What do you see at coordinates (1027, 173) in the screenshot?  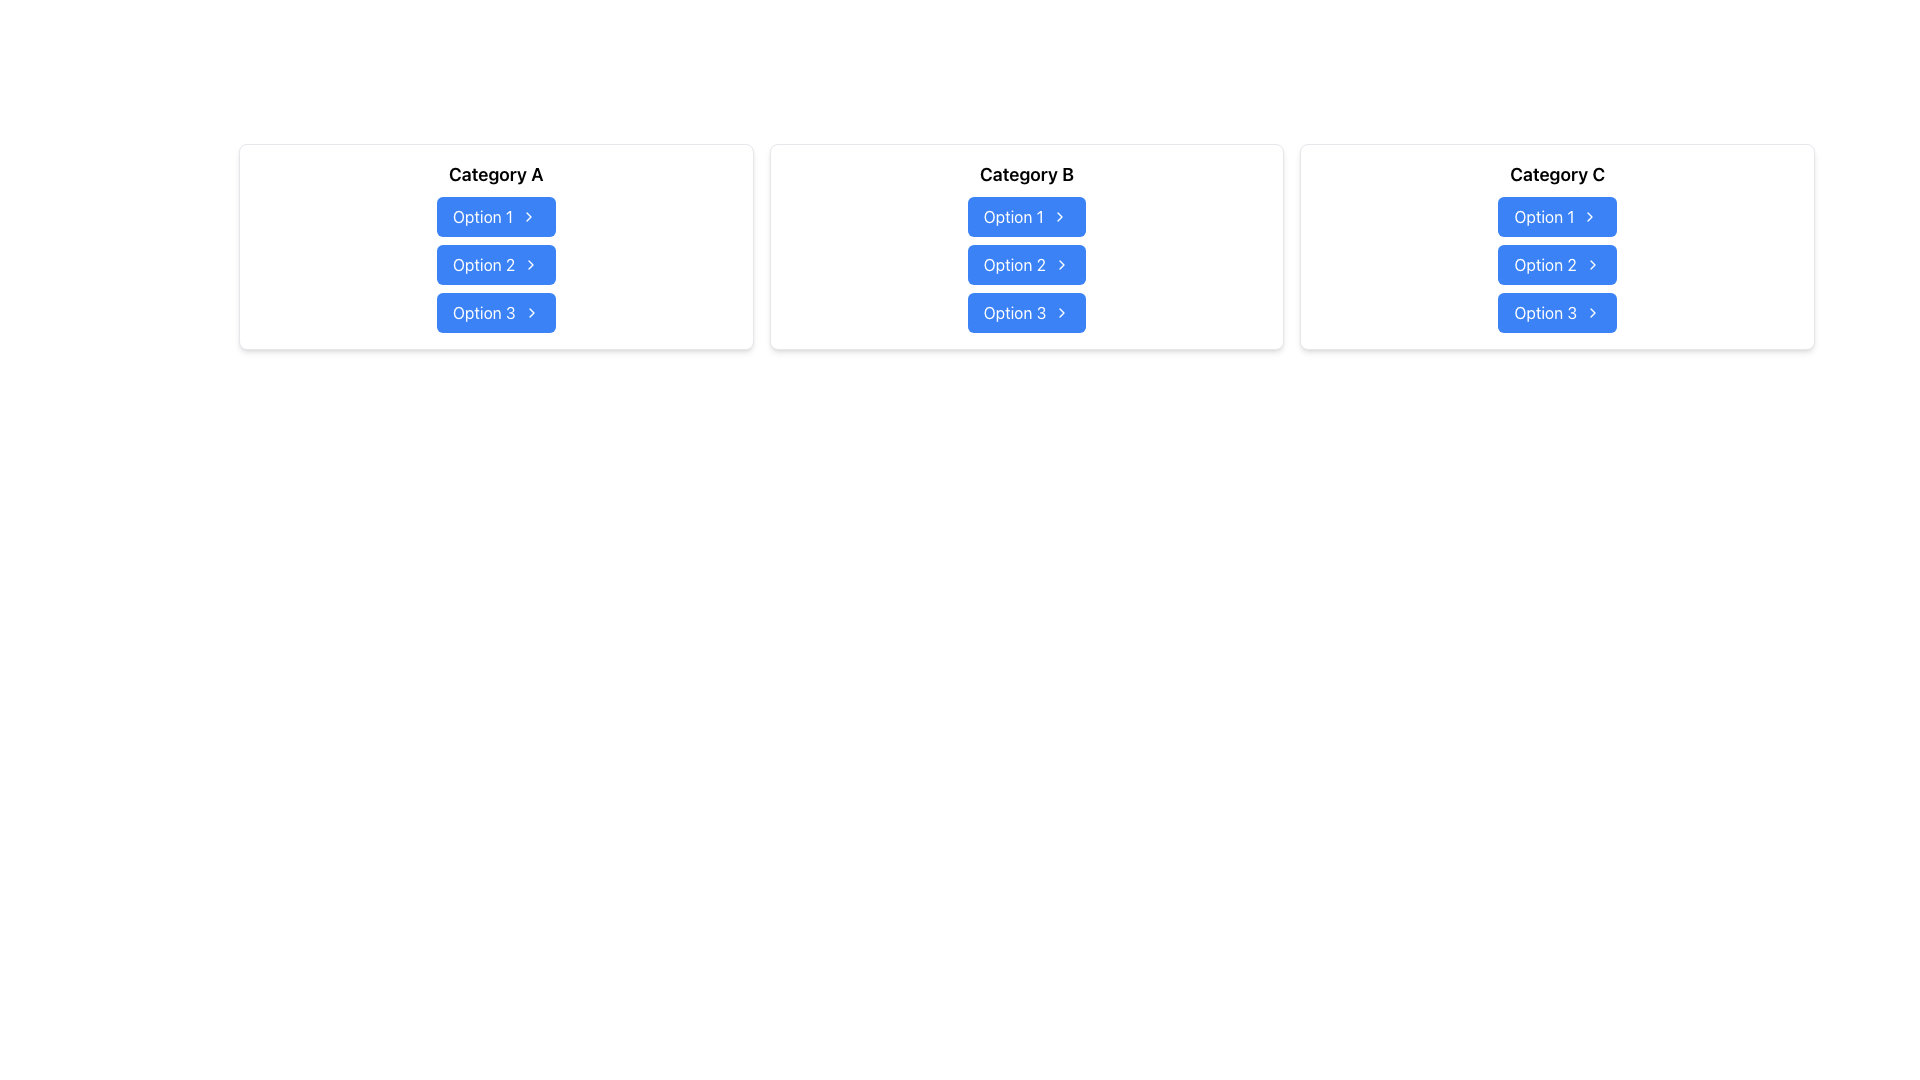 I see `the text label located at the top of the center card, which indicates the type or scope of the options below it` at bounding box center [1027, 173].